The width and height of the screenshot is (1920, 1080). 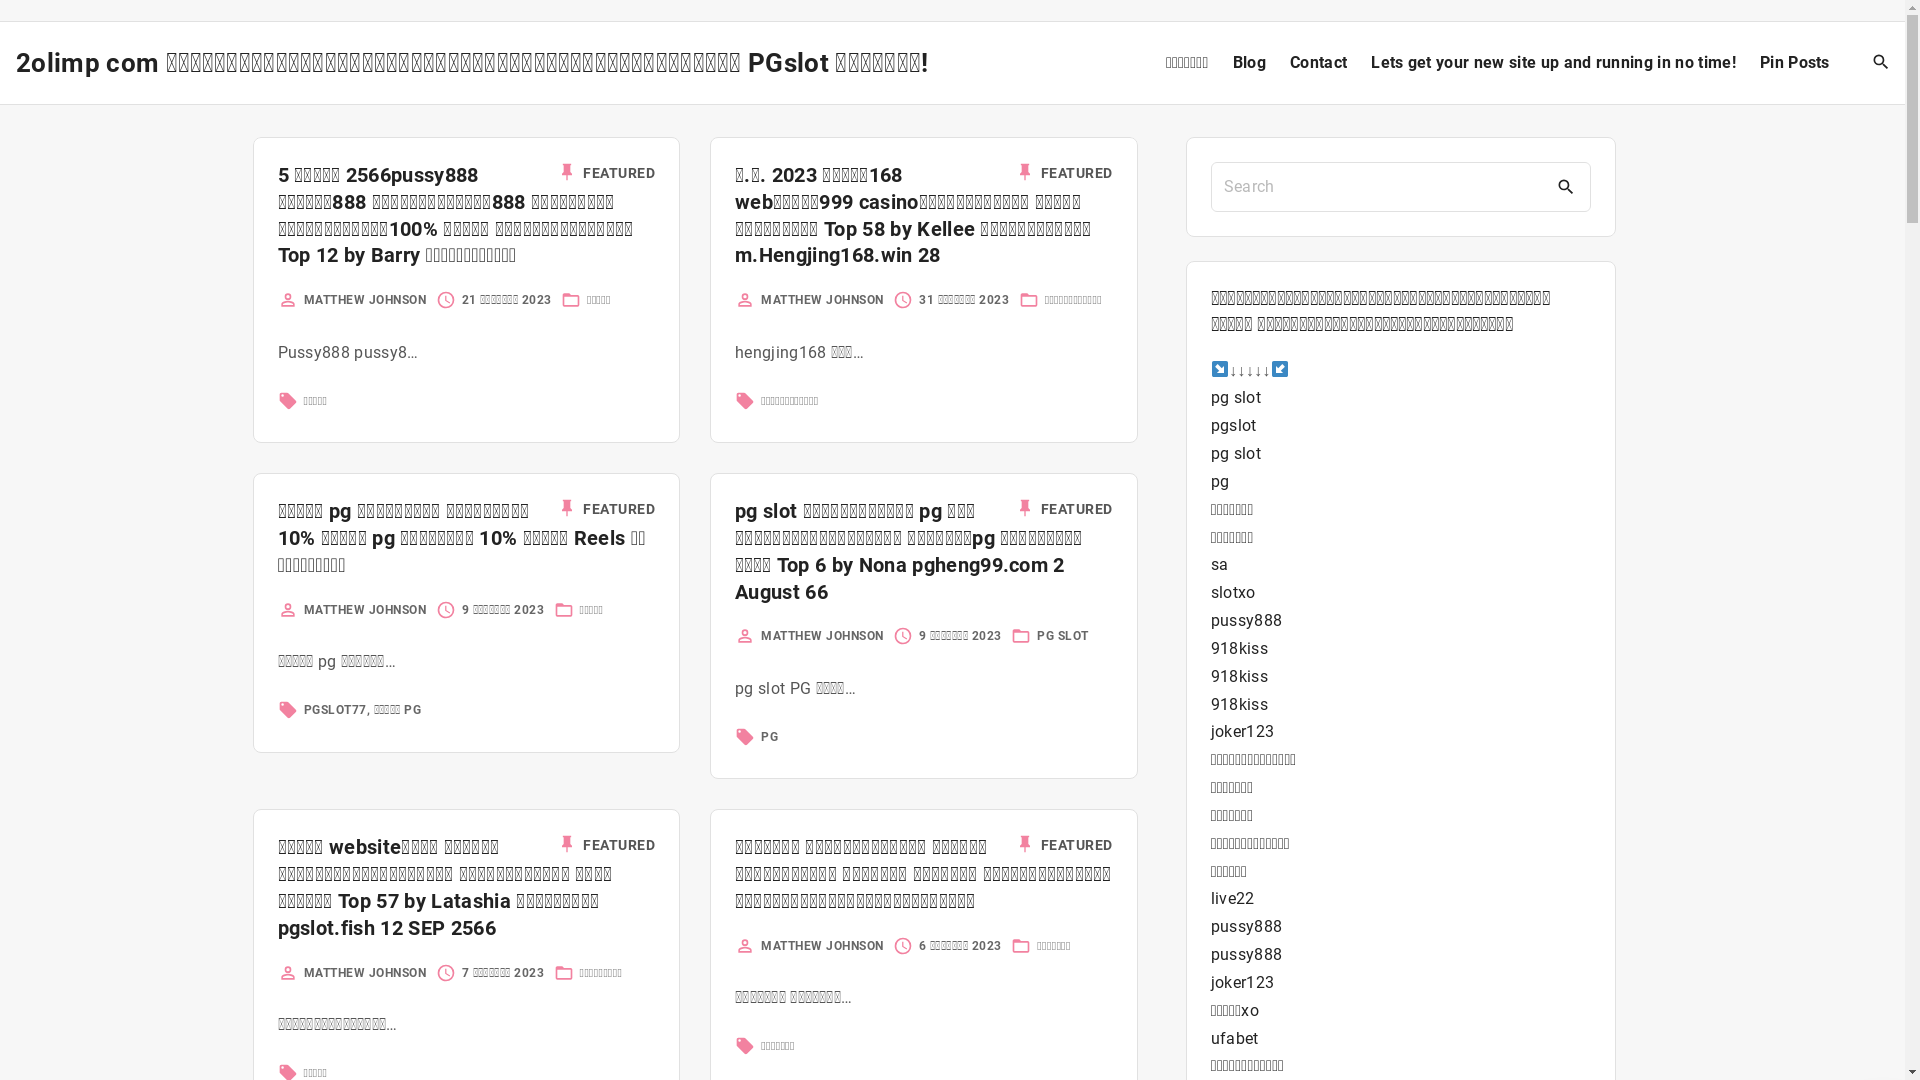 What do you see at coordinates (1248, 61) in the screenshot?
I see `'Blog'` at bounding box center [1248, 61].